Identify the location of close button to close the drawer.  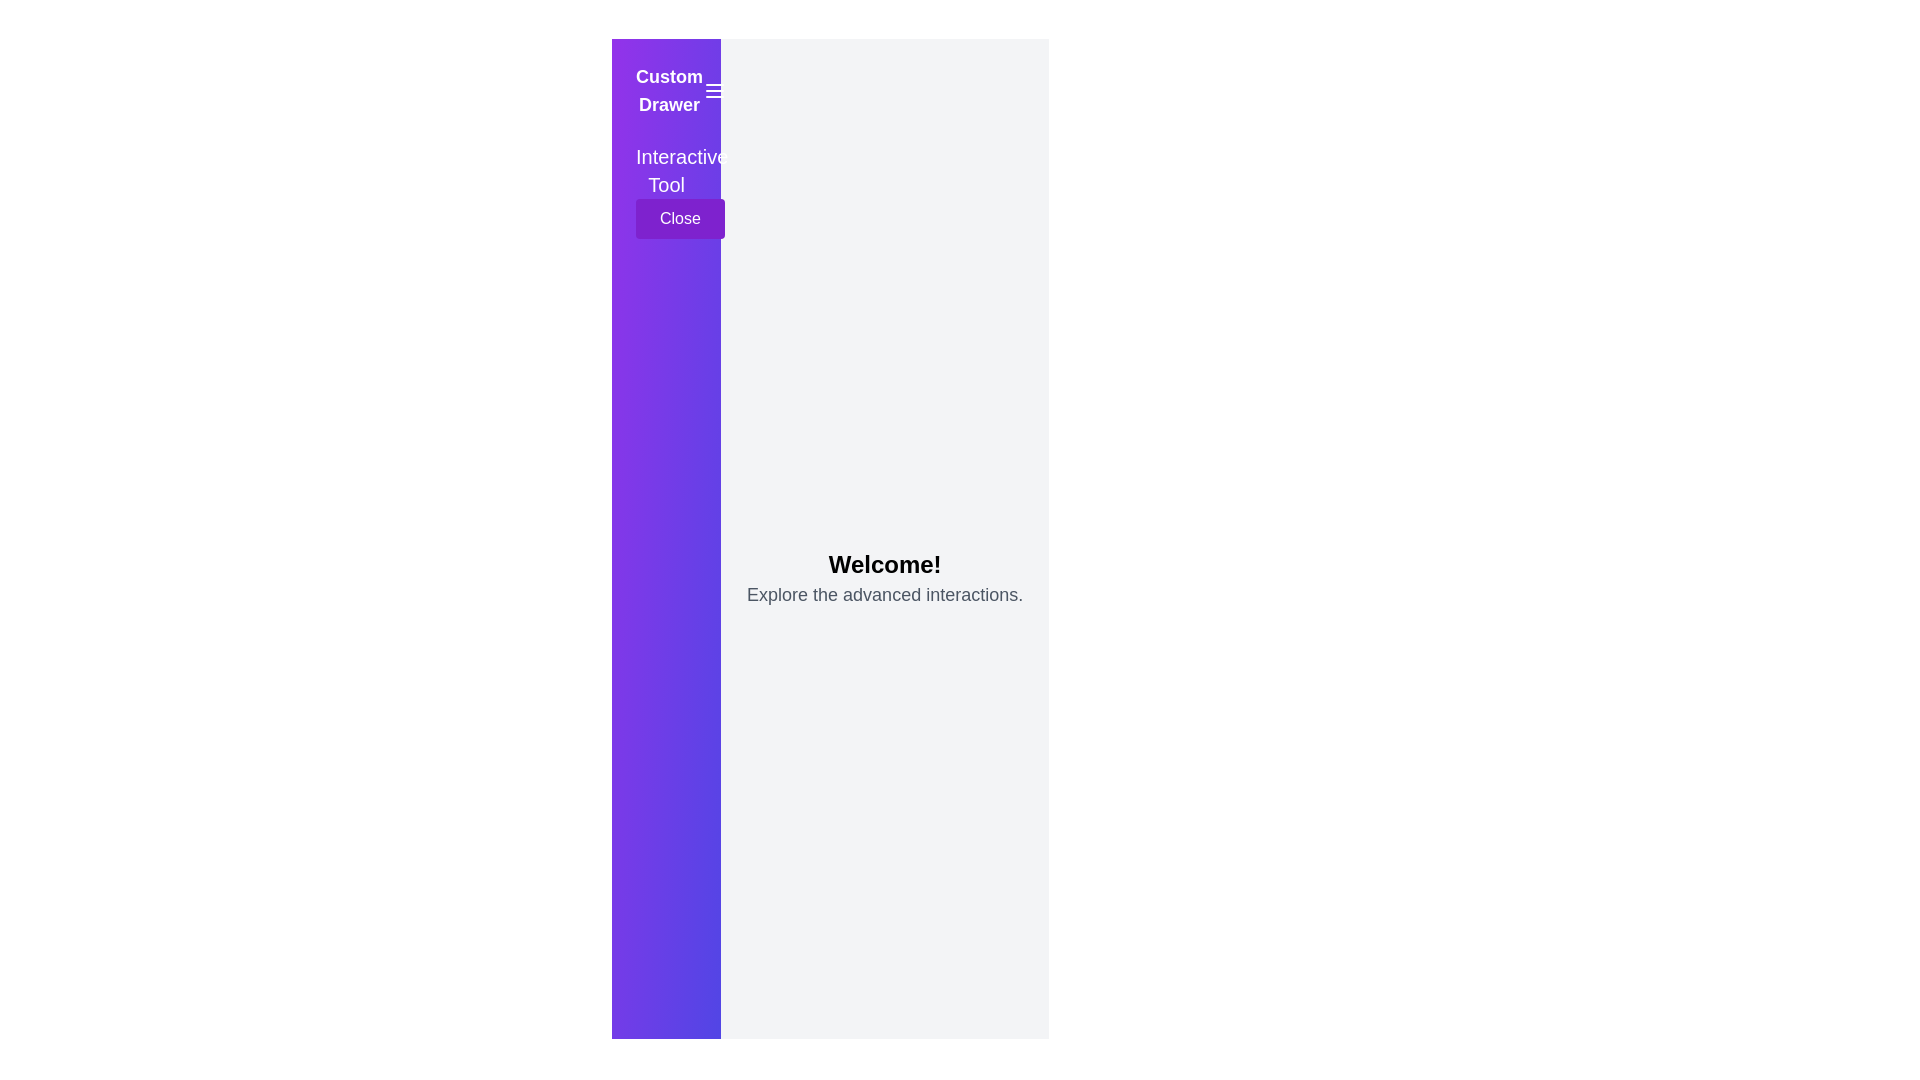
(680, 219).